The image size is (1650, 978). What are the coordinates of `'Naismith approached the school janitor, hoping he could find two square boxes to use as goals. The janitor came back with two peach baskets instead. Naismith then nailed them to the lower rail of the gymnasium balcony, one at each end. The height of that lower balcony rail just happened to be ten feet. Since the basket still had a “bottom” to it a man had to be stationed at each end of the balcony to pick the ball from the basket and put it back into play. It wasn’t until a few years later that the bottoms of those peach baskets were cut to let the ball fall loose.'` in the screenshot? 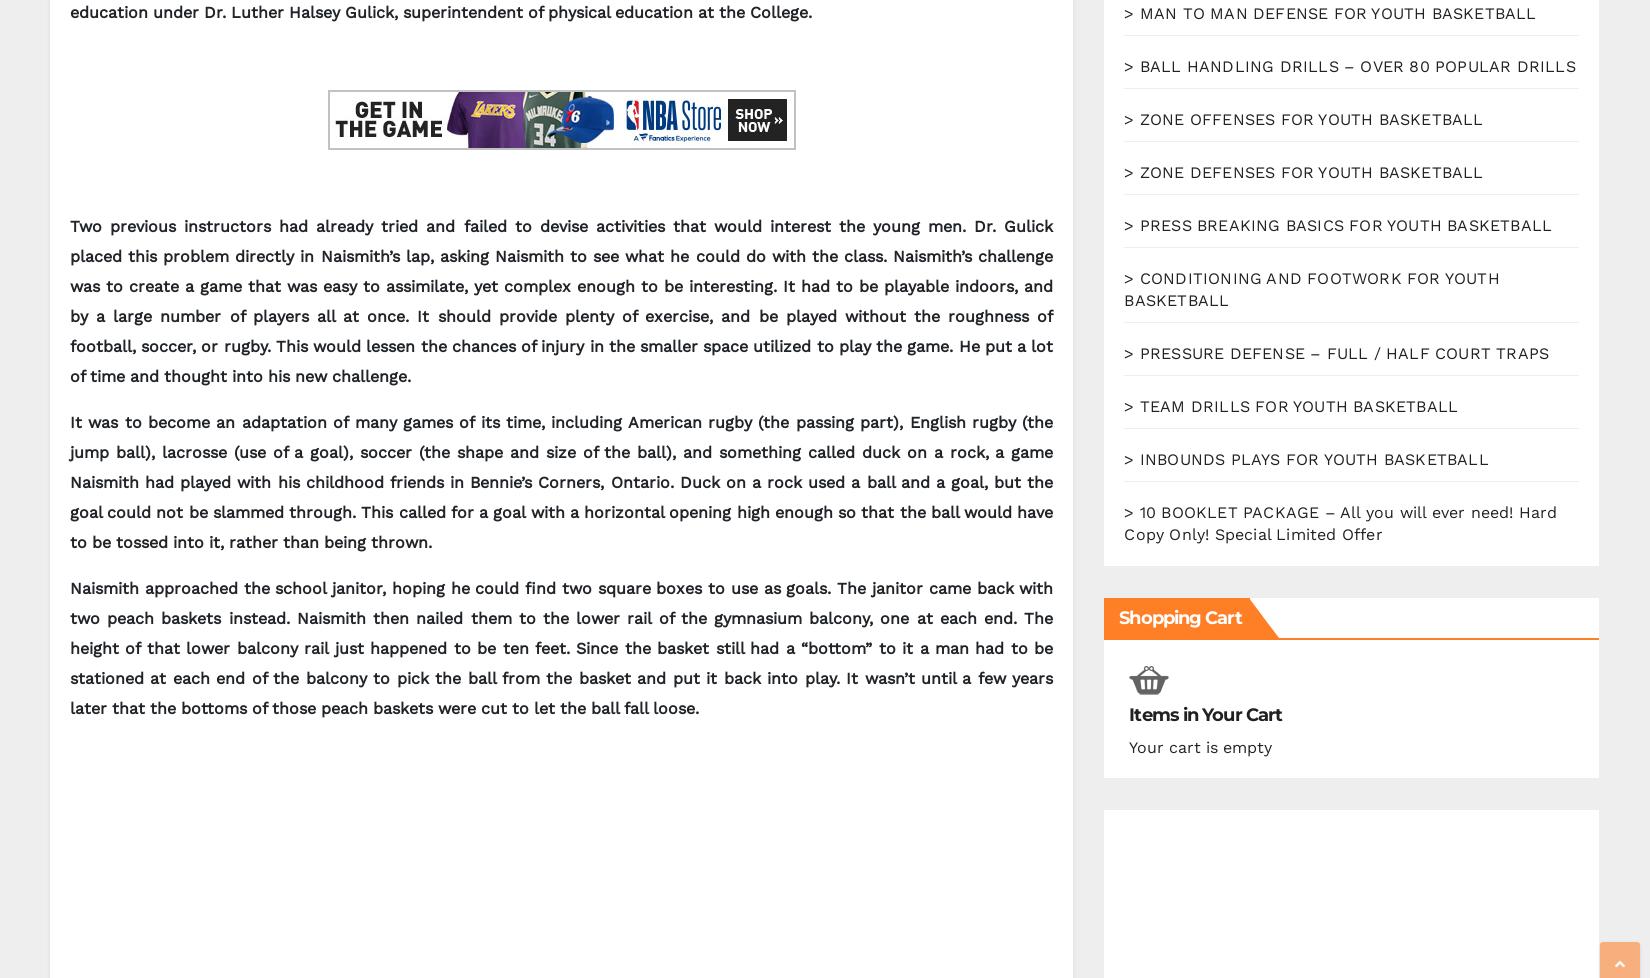 It's located at (560, 648).